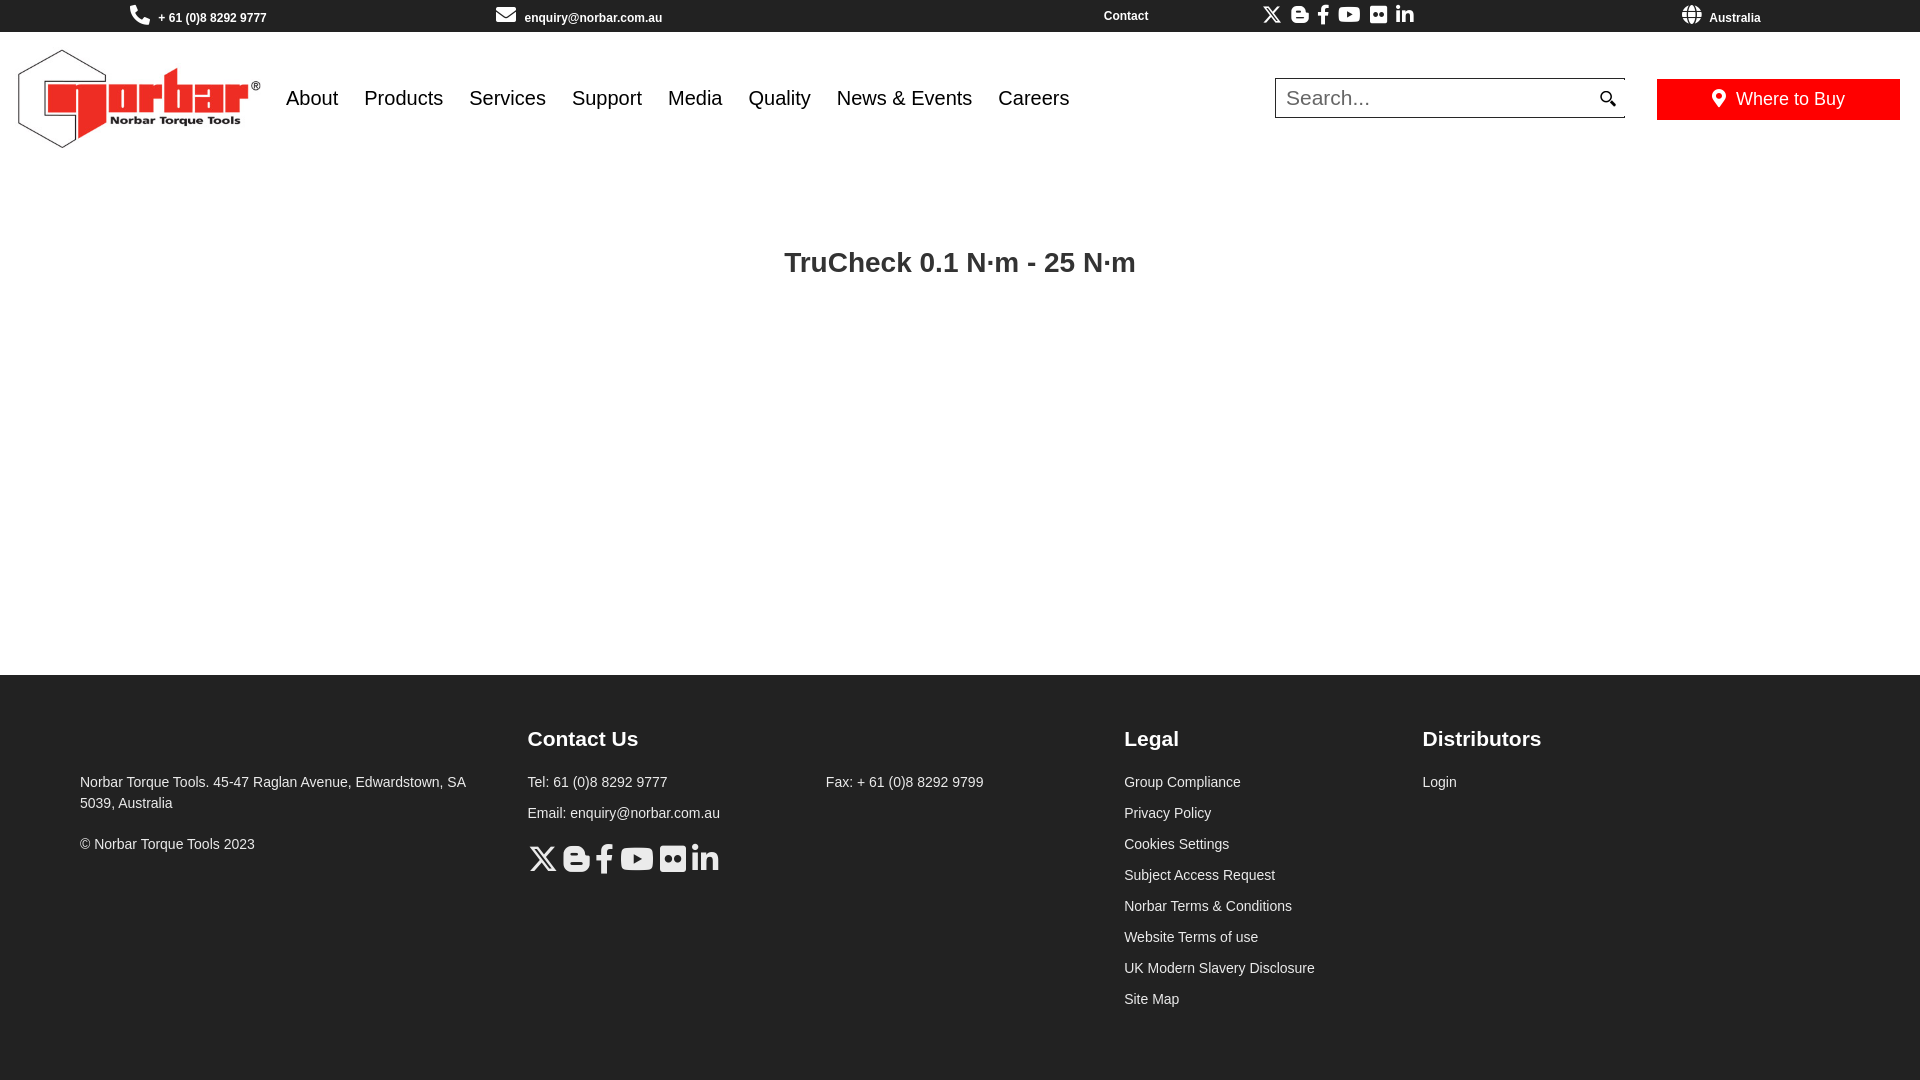 This screenshot has height=1080, width=1920. Describe the element at coordinates (1607, 97) in the screenshot. I see `'Search'` at that location.